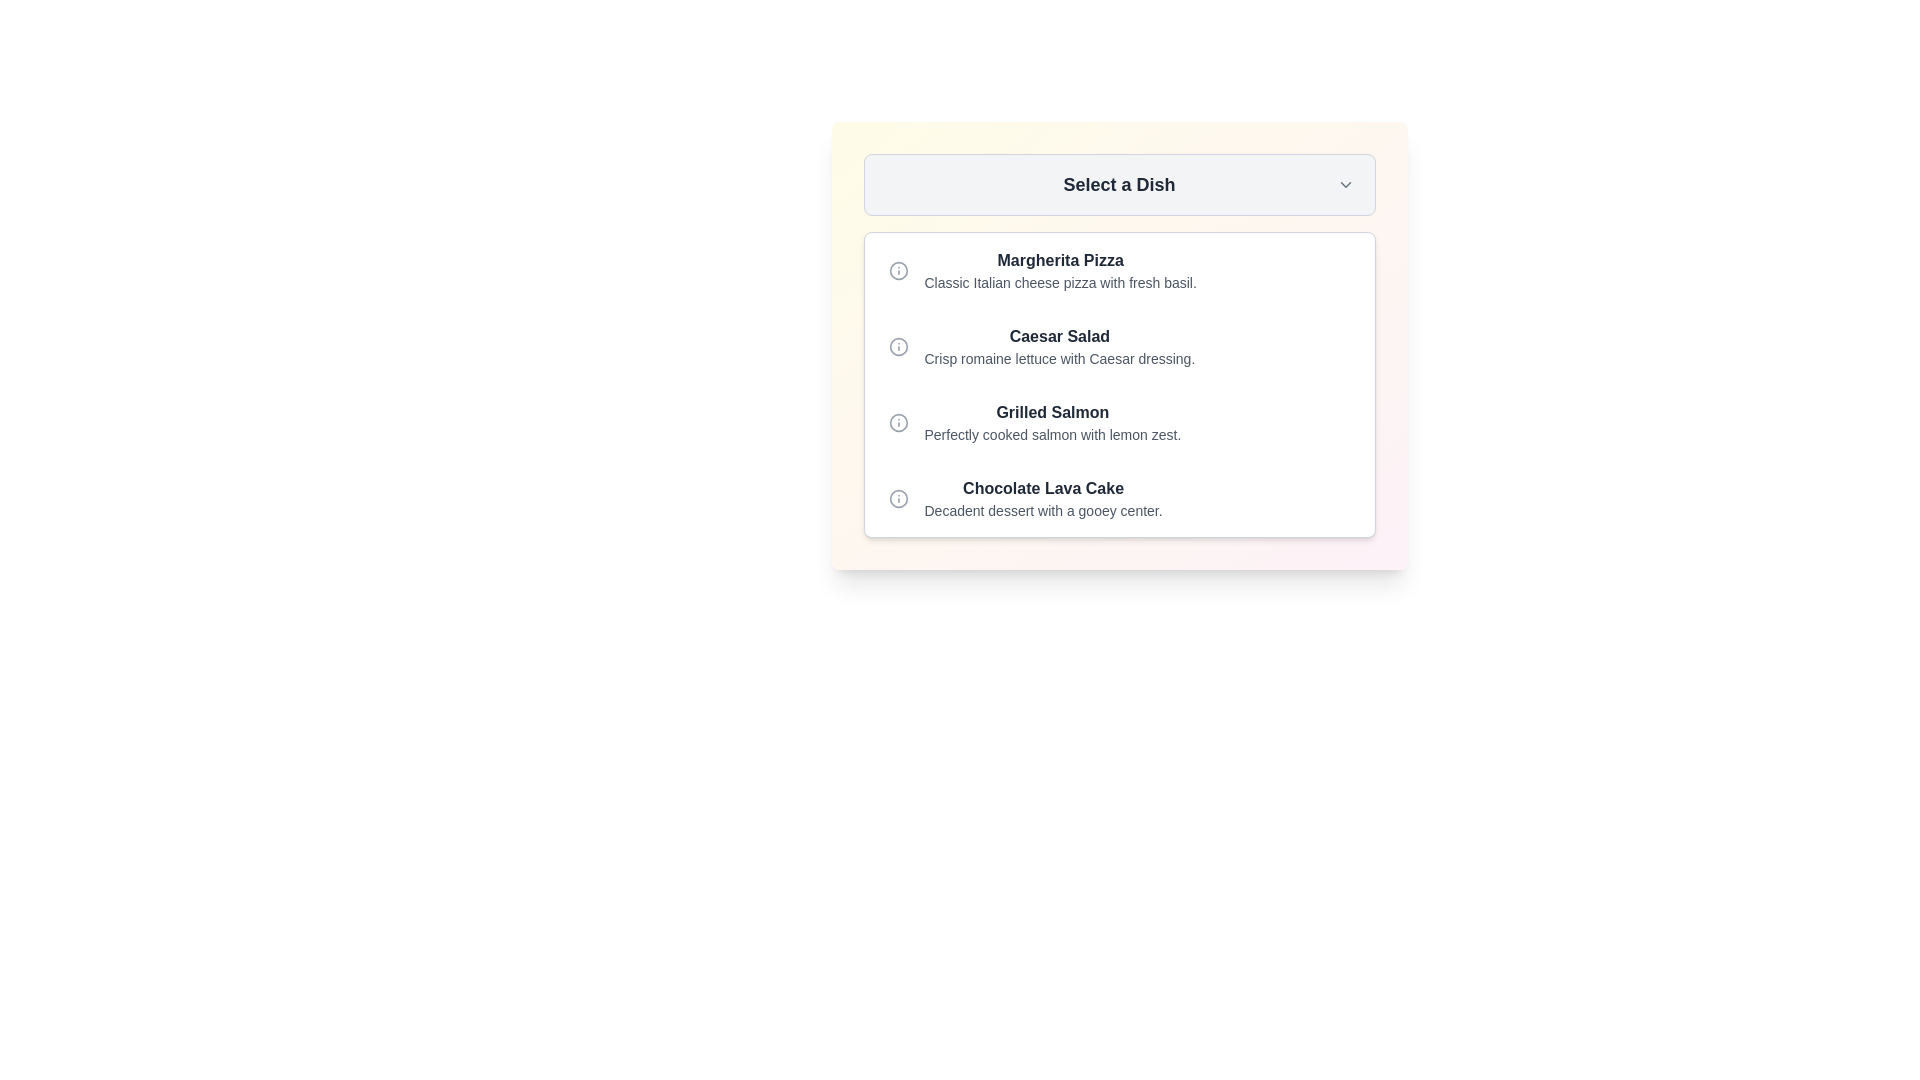 Image resolution: width=1920 pixels, height=1080 pixels. What do you see at coordinates (897, 346) in the screenshot?
I see `the round gray icon with a central dot located to the left of the 'Caesar Salad' selection item` at bounding box center [897, 346].